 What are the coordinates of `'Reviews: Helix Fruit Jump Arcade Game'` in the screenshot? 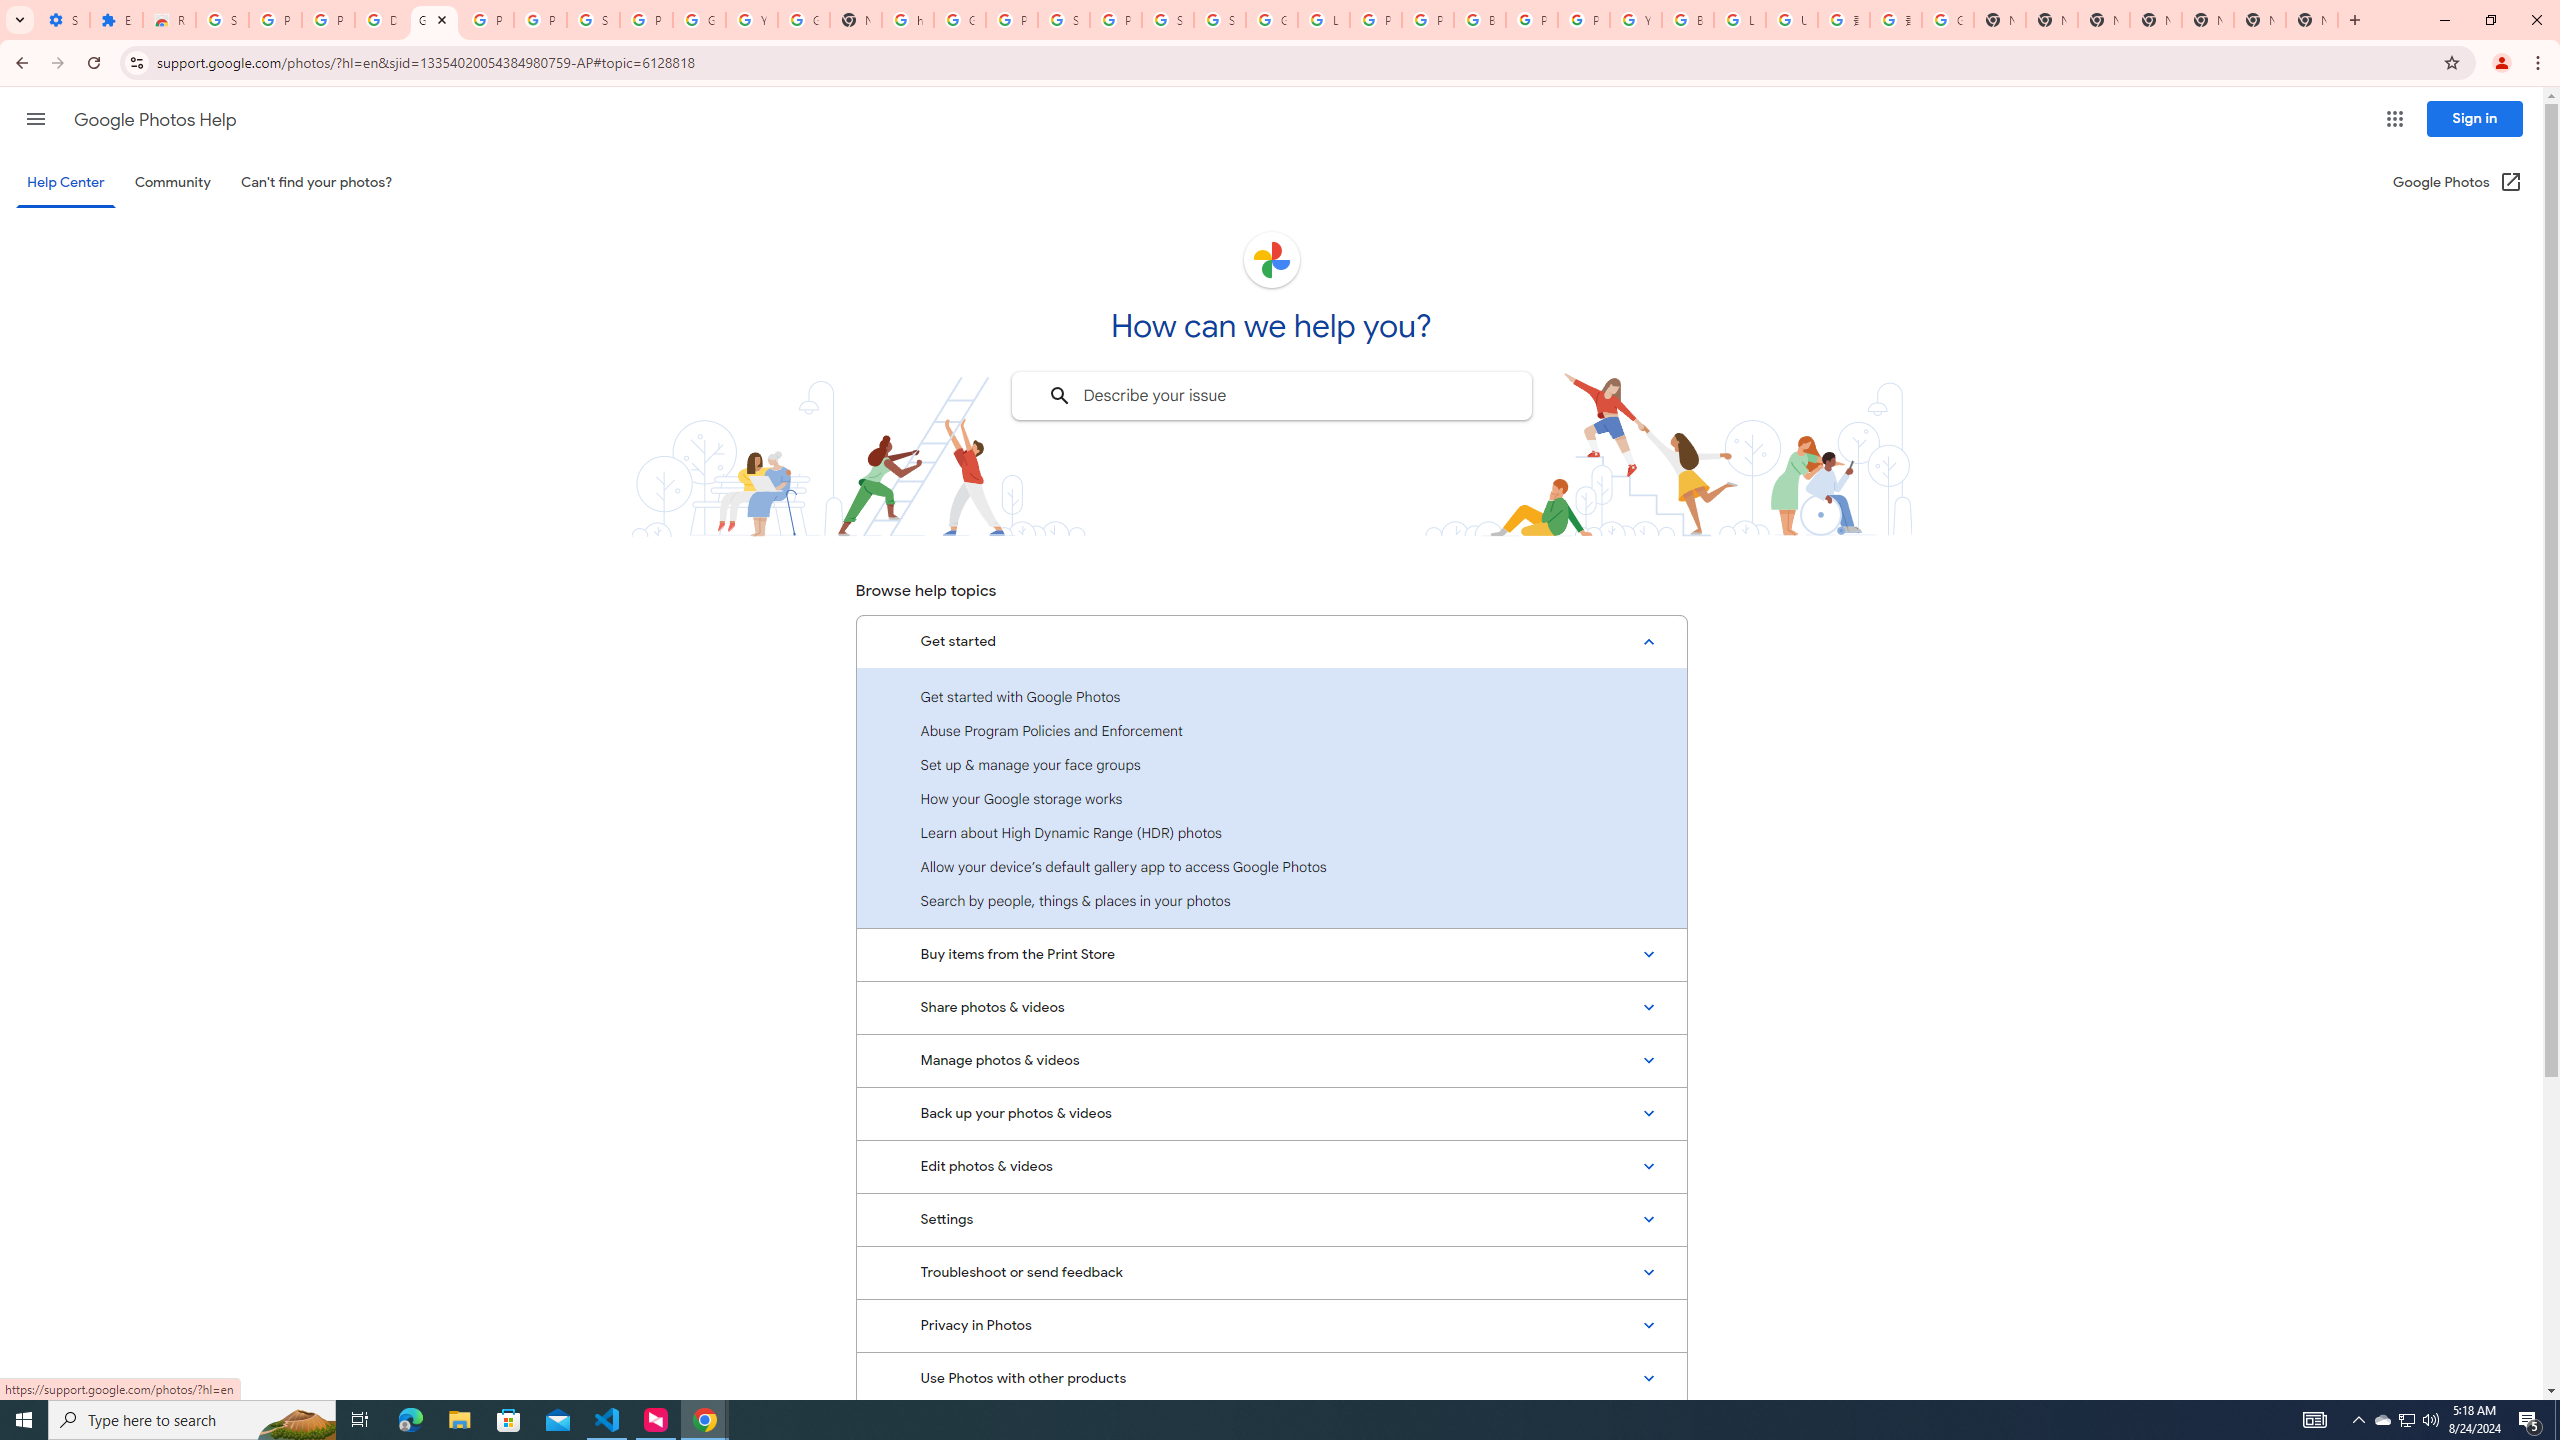 It's located at (167, 19).